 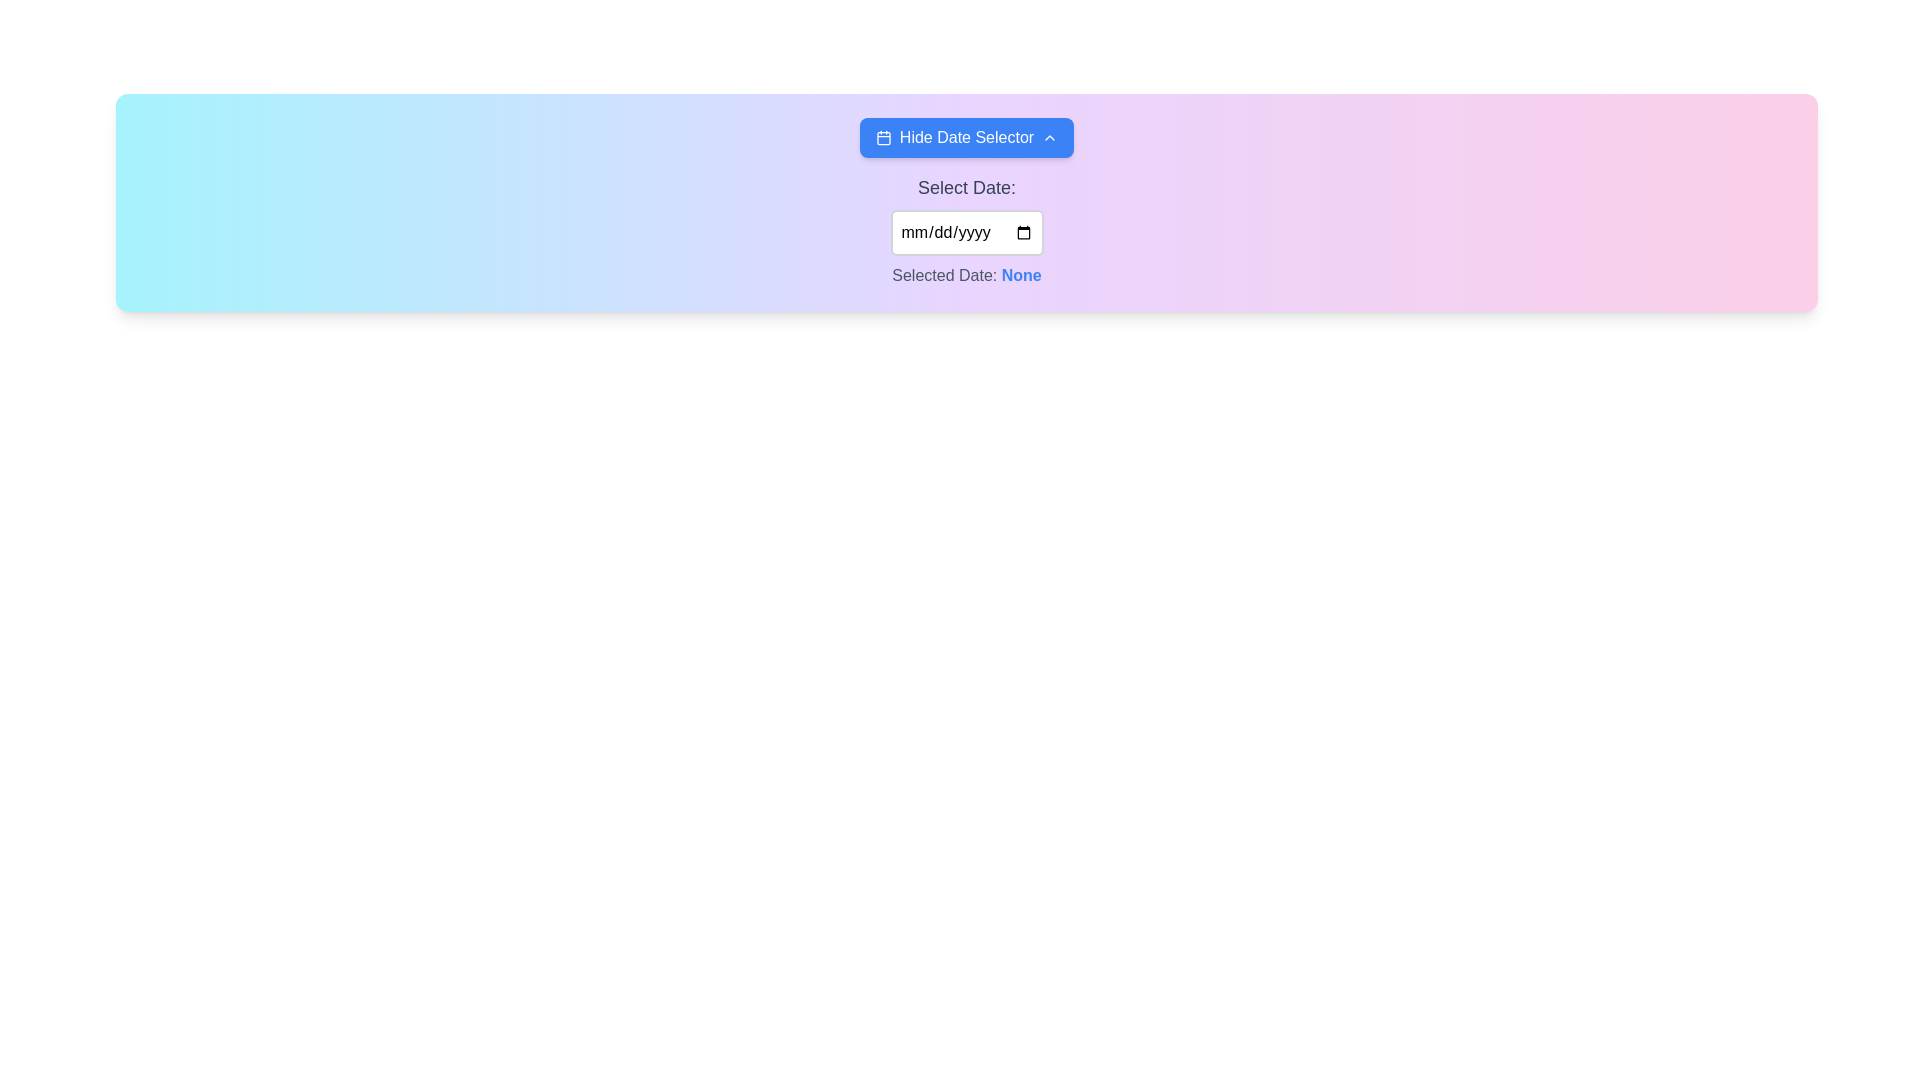 What do you see at coordinates (1049, 137) in the screenshot?
I see `the icon that indicates the action of collapsing or hiding the date selector panel, which is located on the right-hand side of the 'Hide Date Selector' button` at bounding box center [1049, 137].